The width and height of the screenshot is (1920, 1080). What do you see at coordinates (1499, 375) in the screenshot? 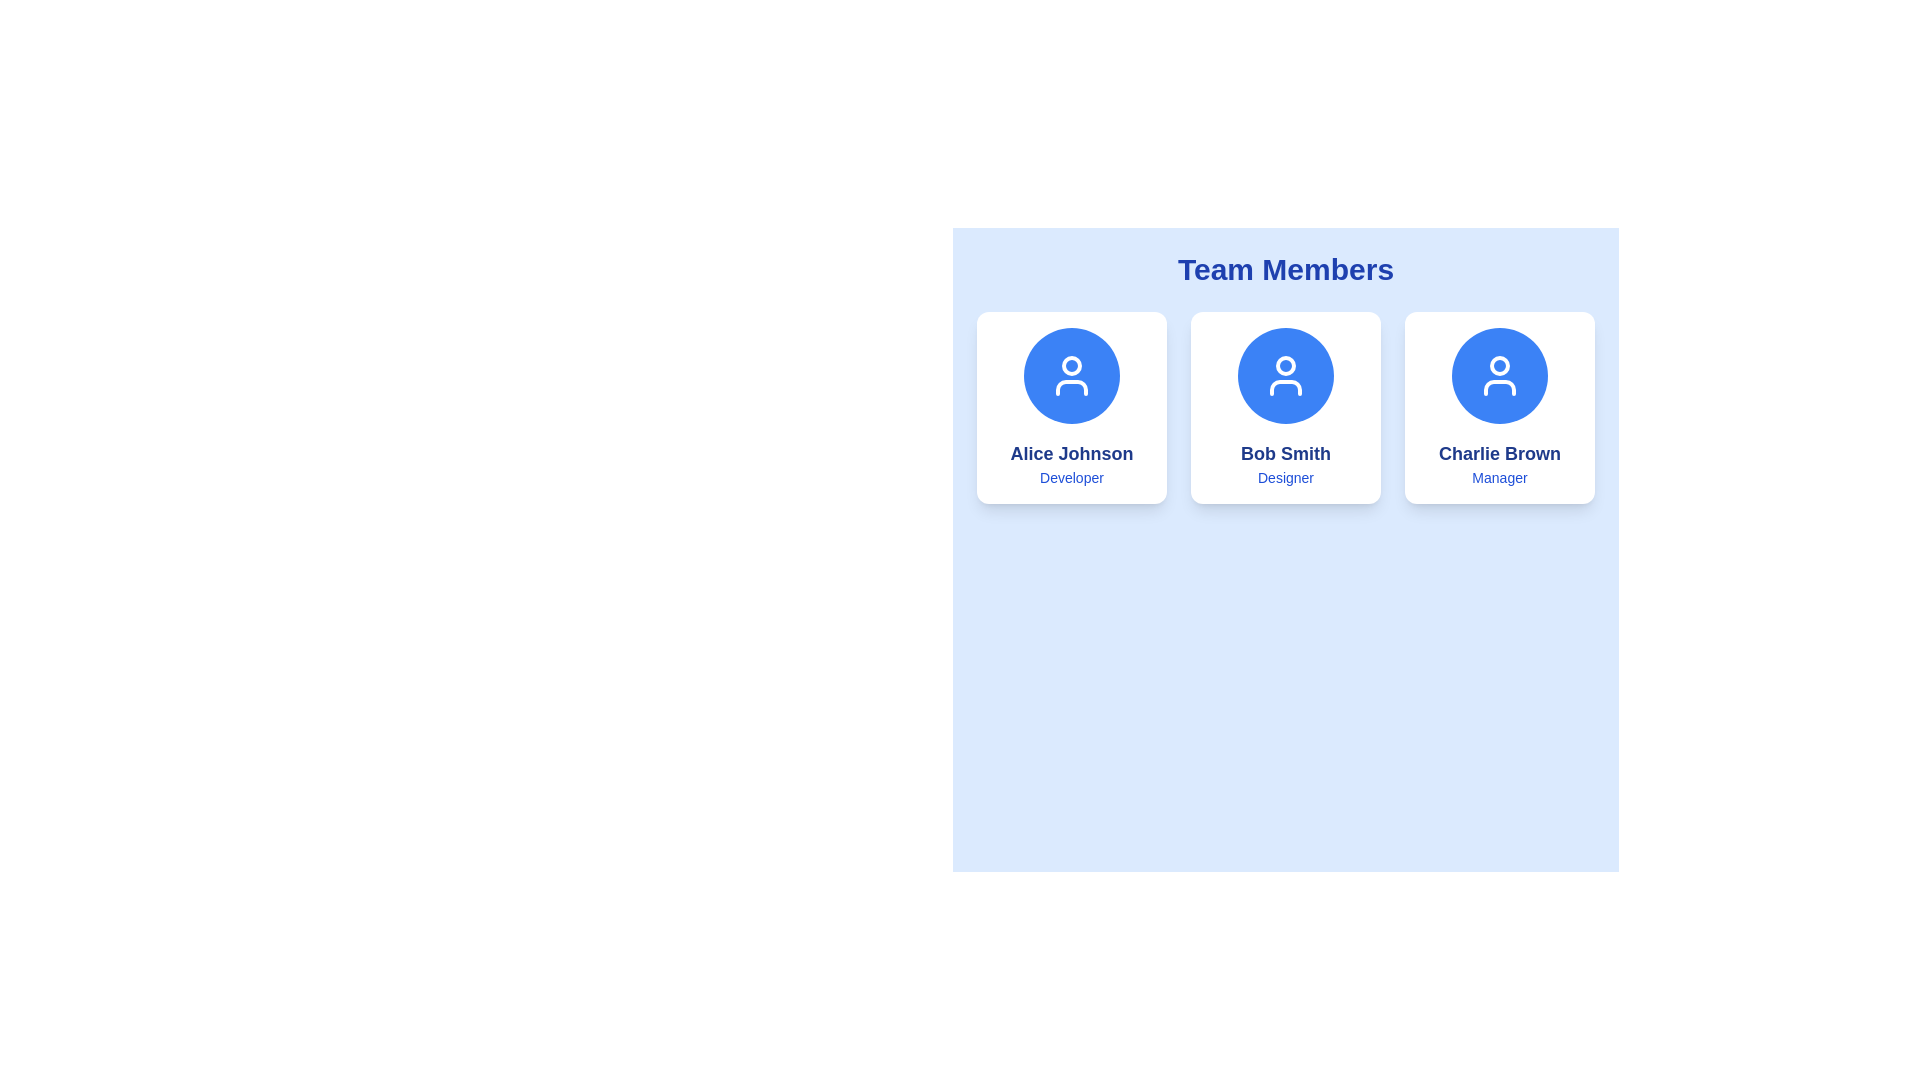
I see `the SVG icon representing a user, which is a minimalist blue-styled design located at the center of the card titled 'Charlie Brown - Manager'` at bounding box center [1499, 375].